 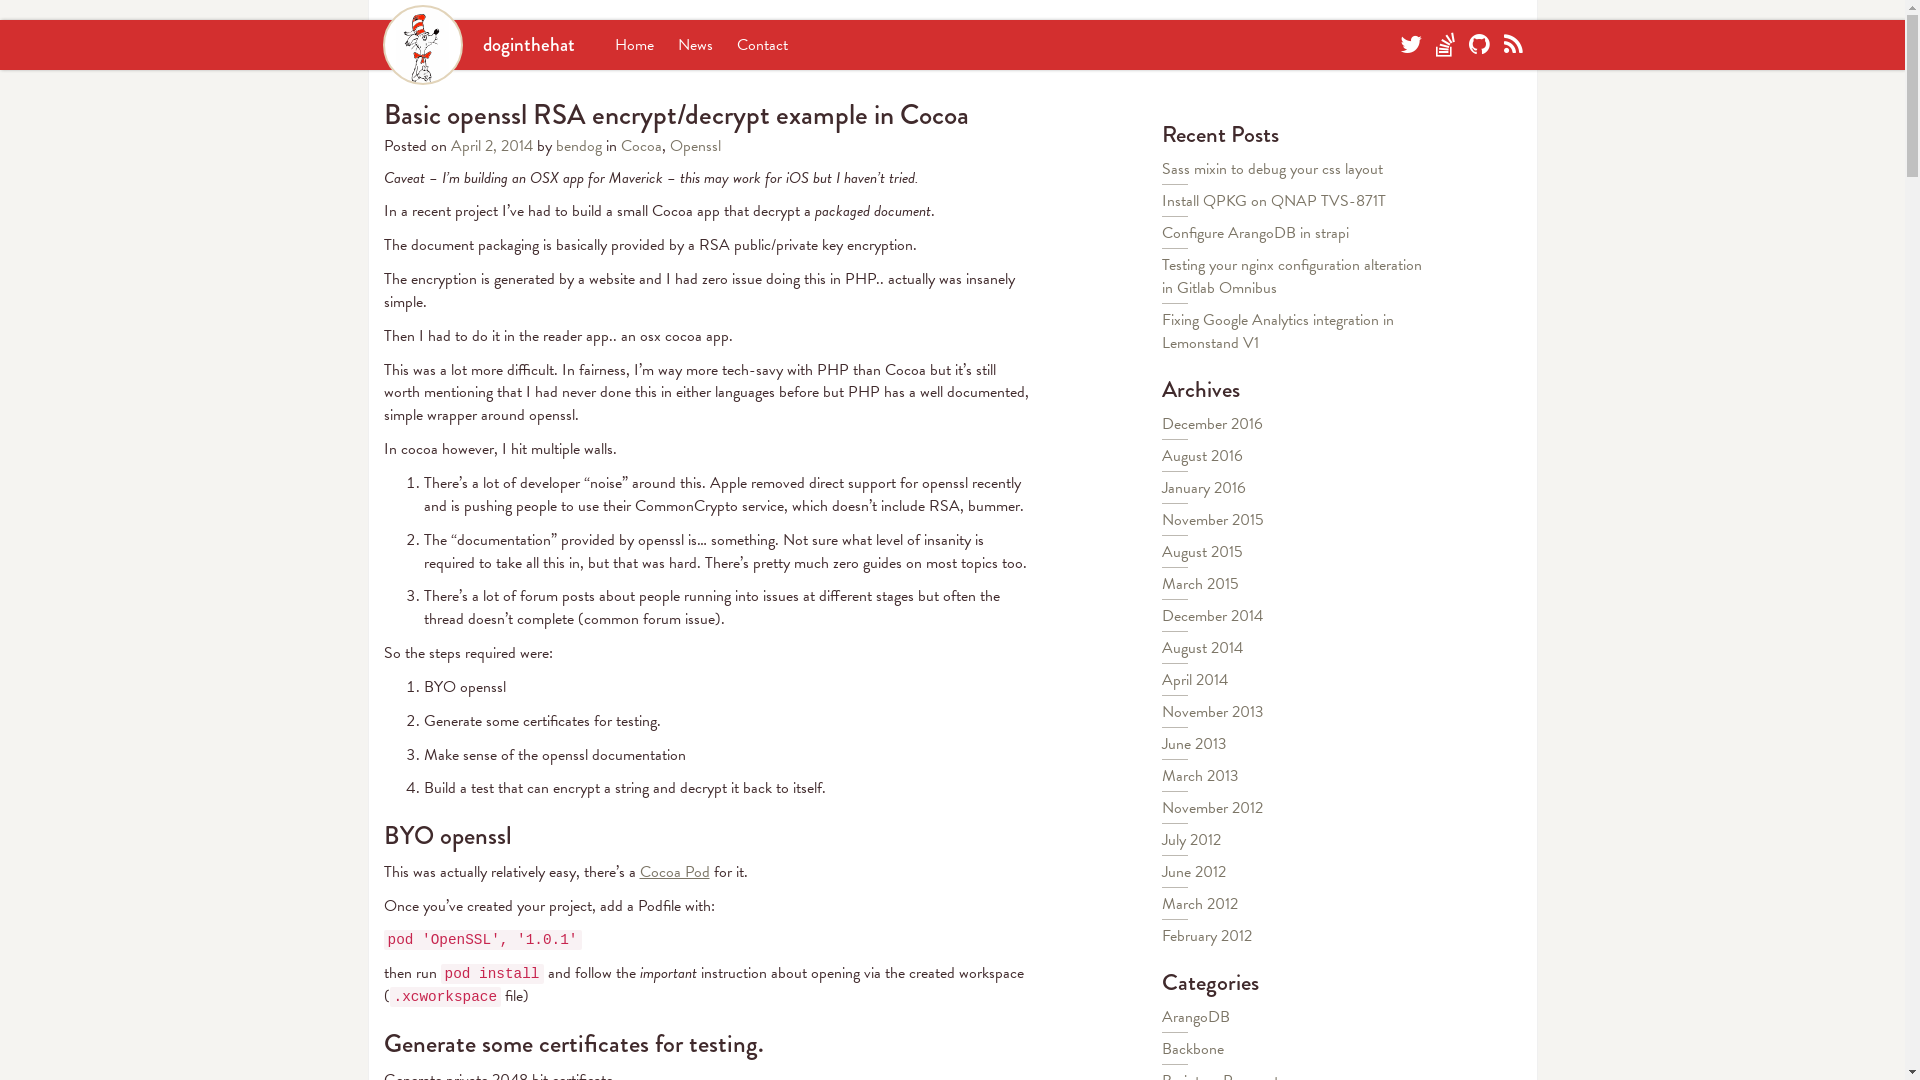 What do you see at coordinates (1445, 45) in the screenshot?
I see `'I try to help out on Stack Overflow.'` at bounding box center [1445, 45].